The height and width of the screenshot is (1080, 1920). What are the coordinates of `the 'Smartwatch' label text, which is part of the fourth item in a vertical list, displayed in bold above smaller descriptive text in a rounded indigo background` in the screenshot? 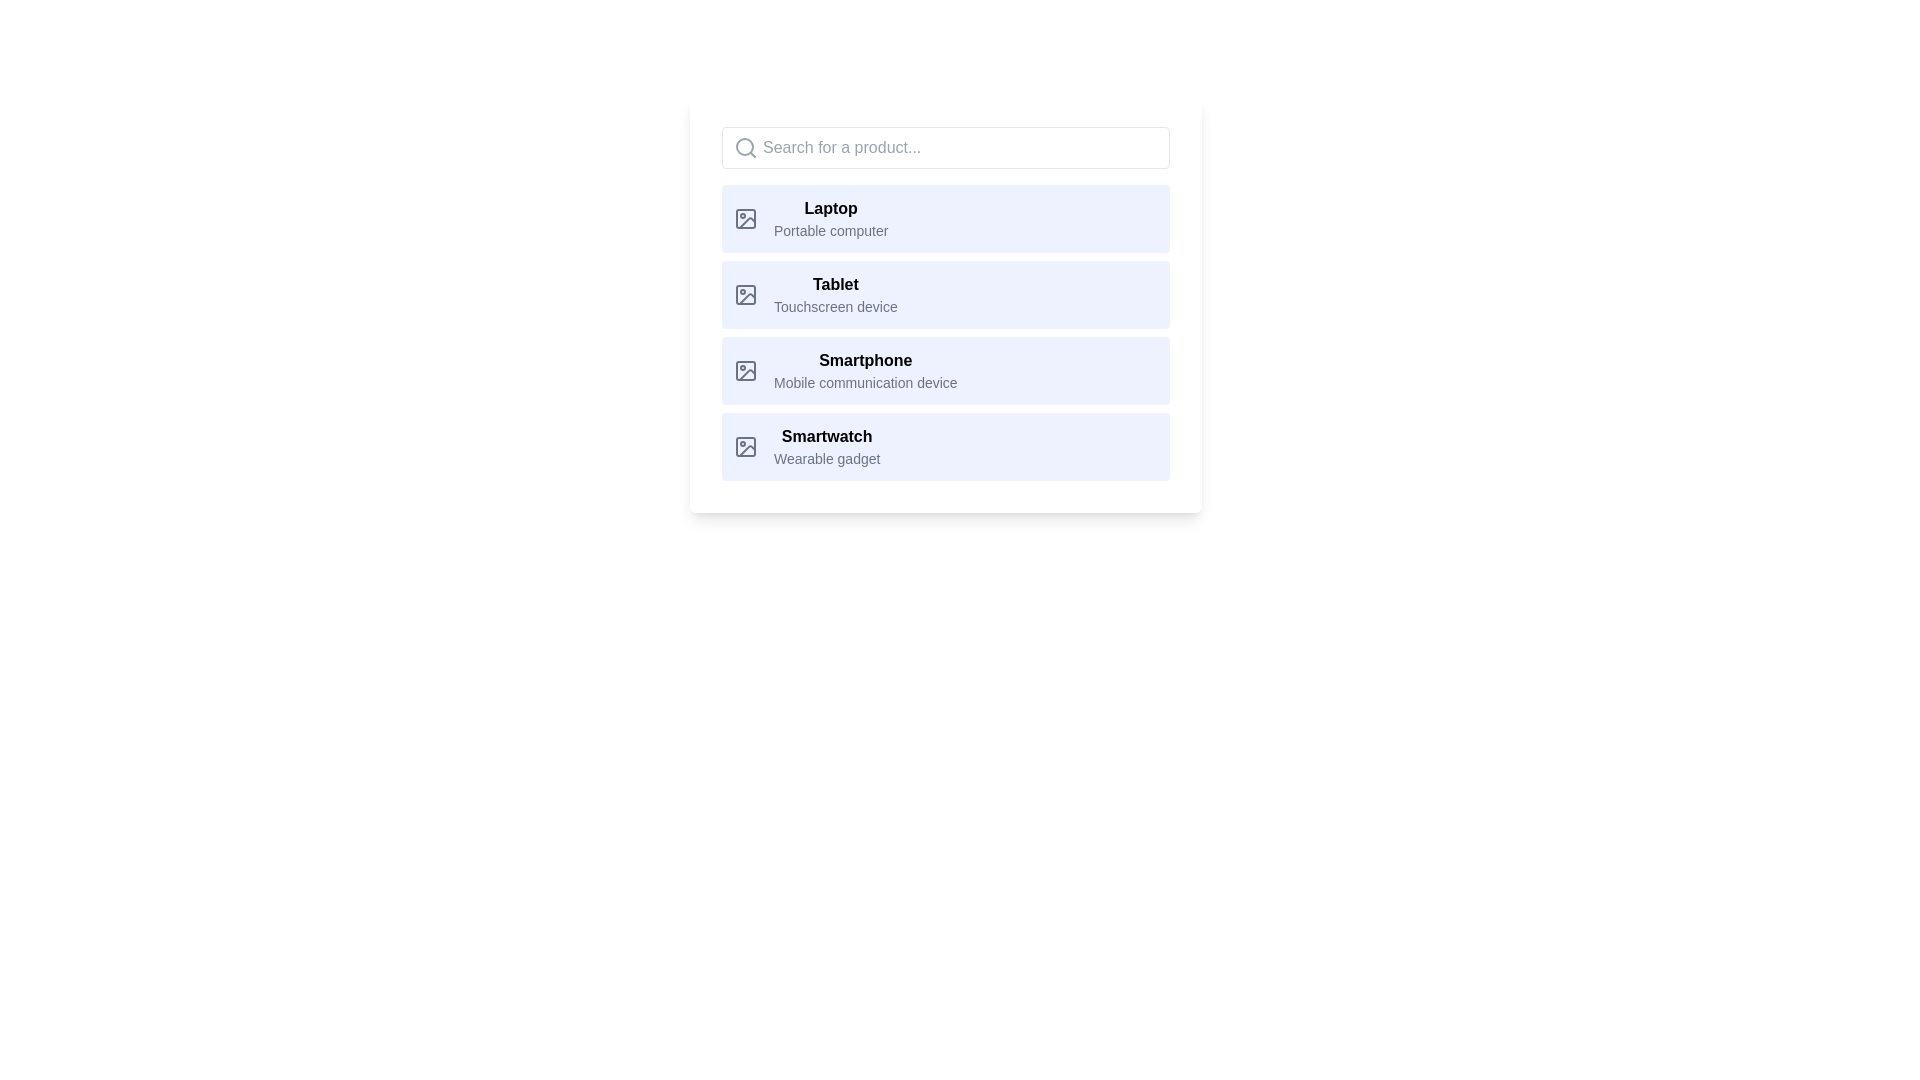 It's located at (827, 446).